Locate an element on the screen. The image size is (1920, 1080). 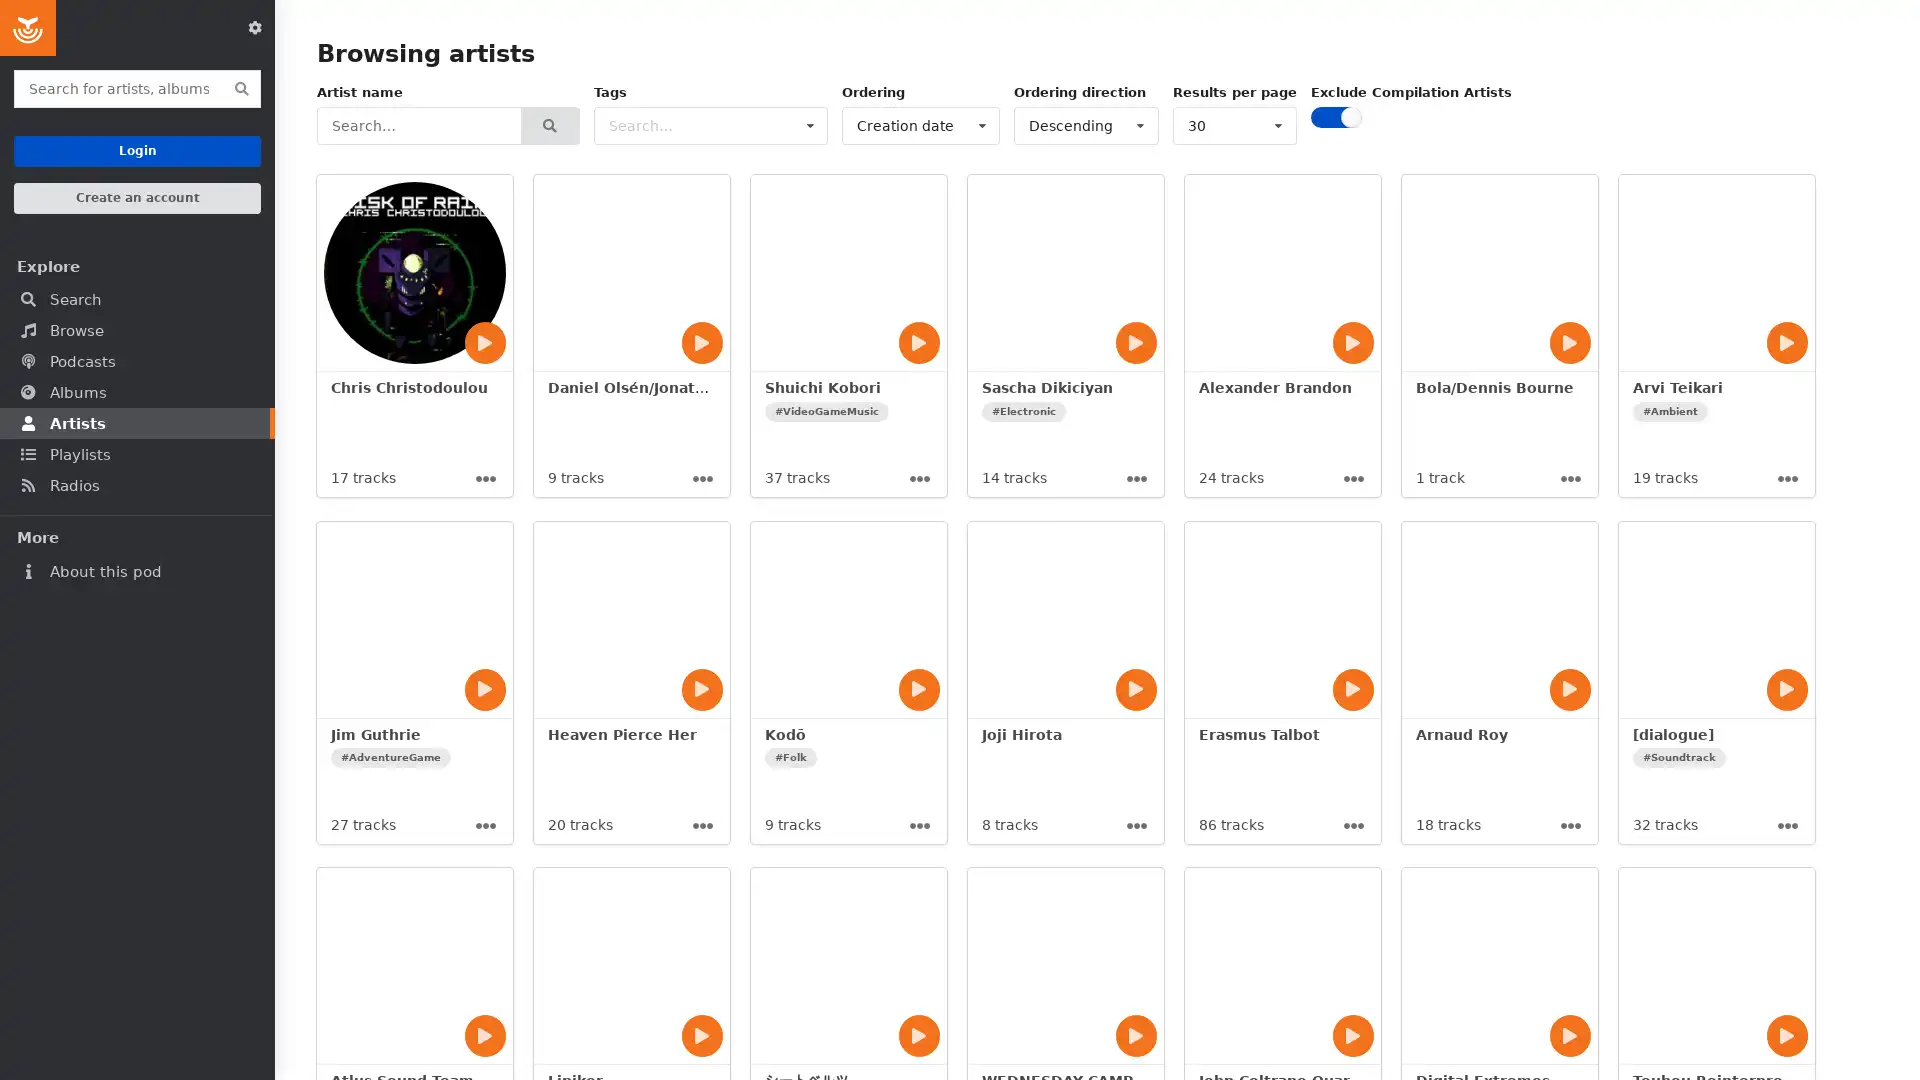
Play artist is located at coordinates (1568, 688).